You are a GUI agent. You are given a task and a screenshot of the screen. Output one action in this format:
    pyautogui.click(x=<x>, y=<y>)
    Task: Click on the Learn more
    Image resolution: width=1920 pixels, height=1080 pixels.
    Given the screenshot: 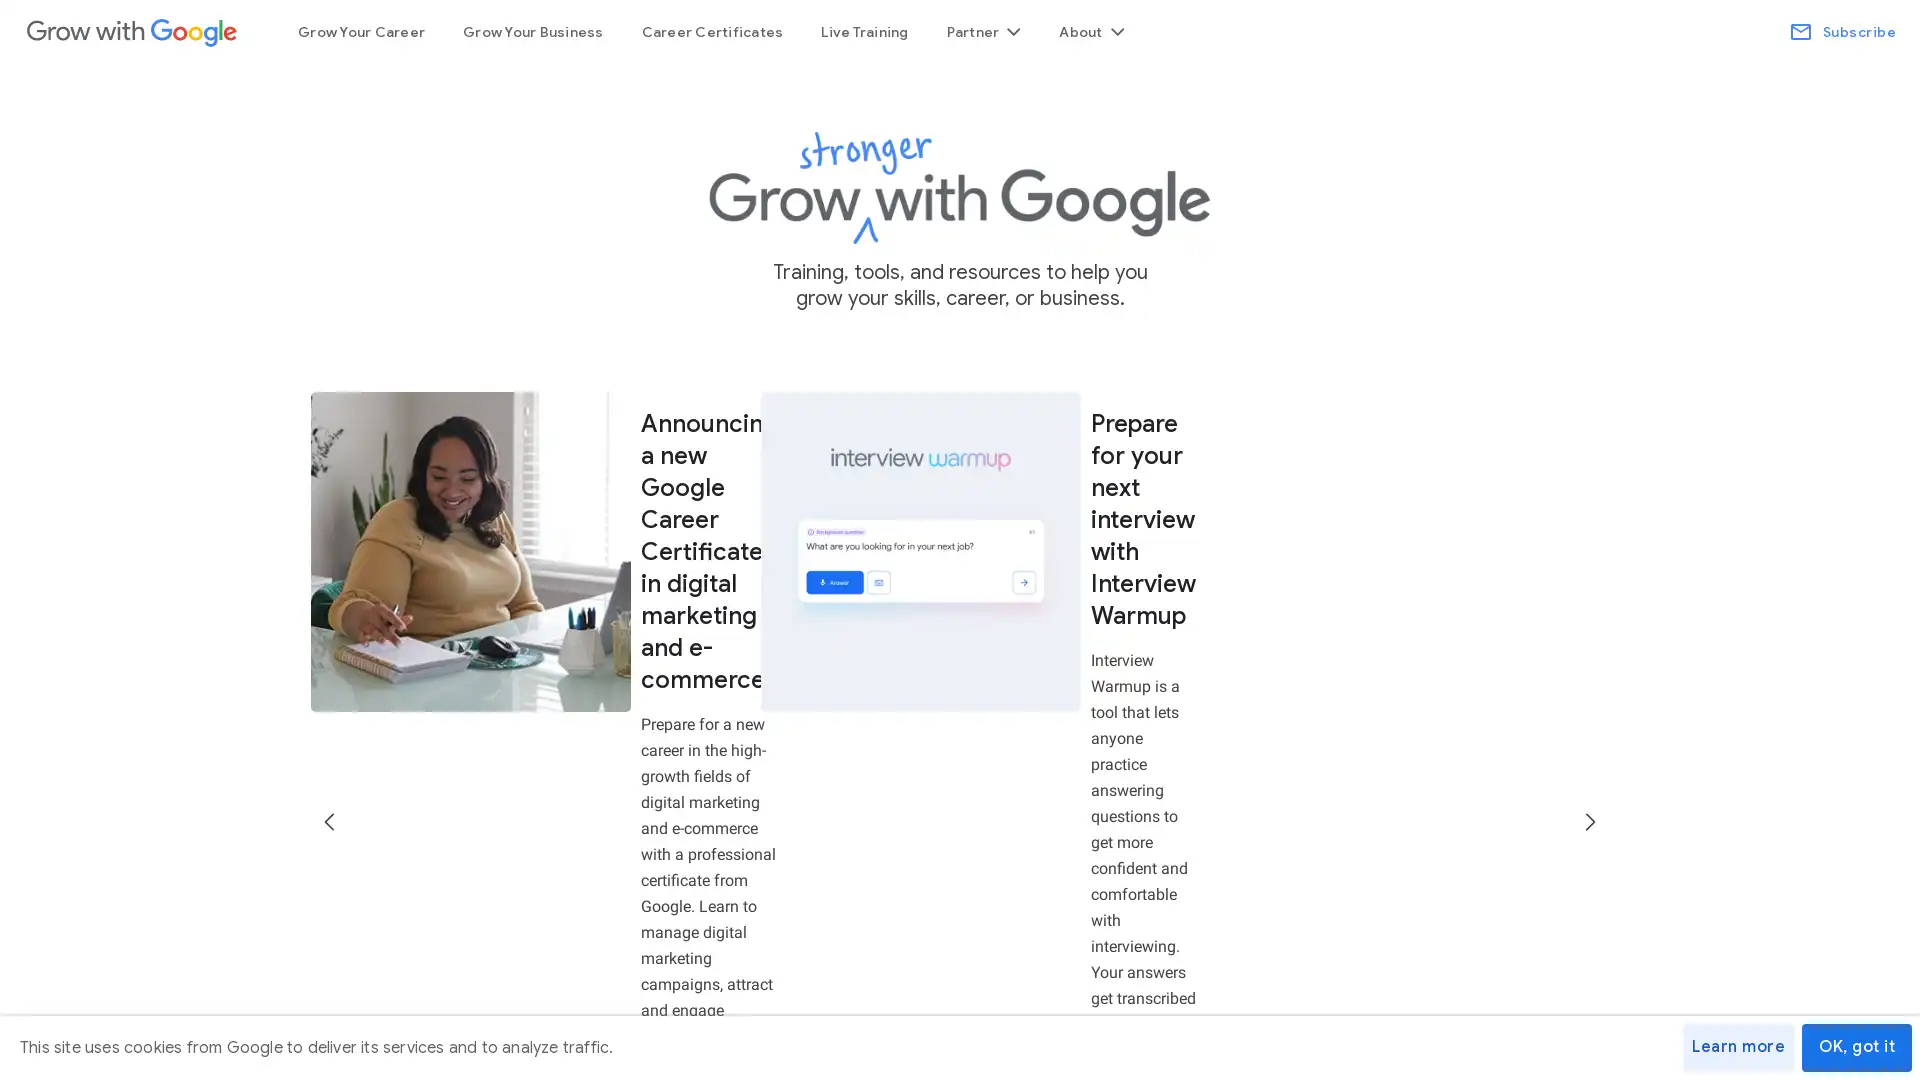 What is the action you would take?
    pyautogui.click(x=1737, y=1047)
    